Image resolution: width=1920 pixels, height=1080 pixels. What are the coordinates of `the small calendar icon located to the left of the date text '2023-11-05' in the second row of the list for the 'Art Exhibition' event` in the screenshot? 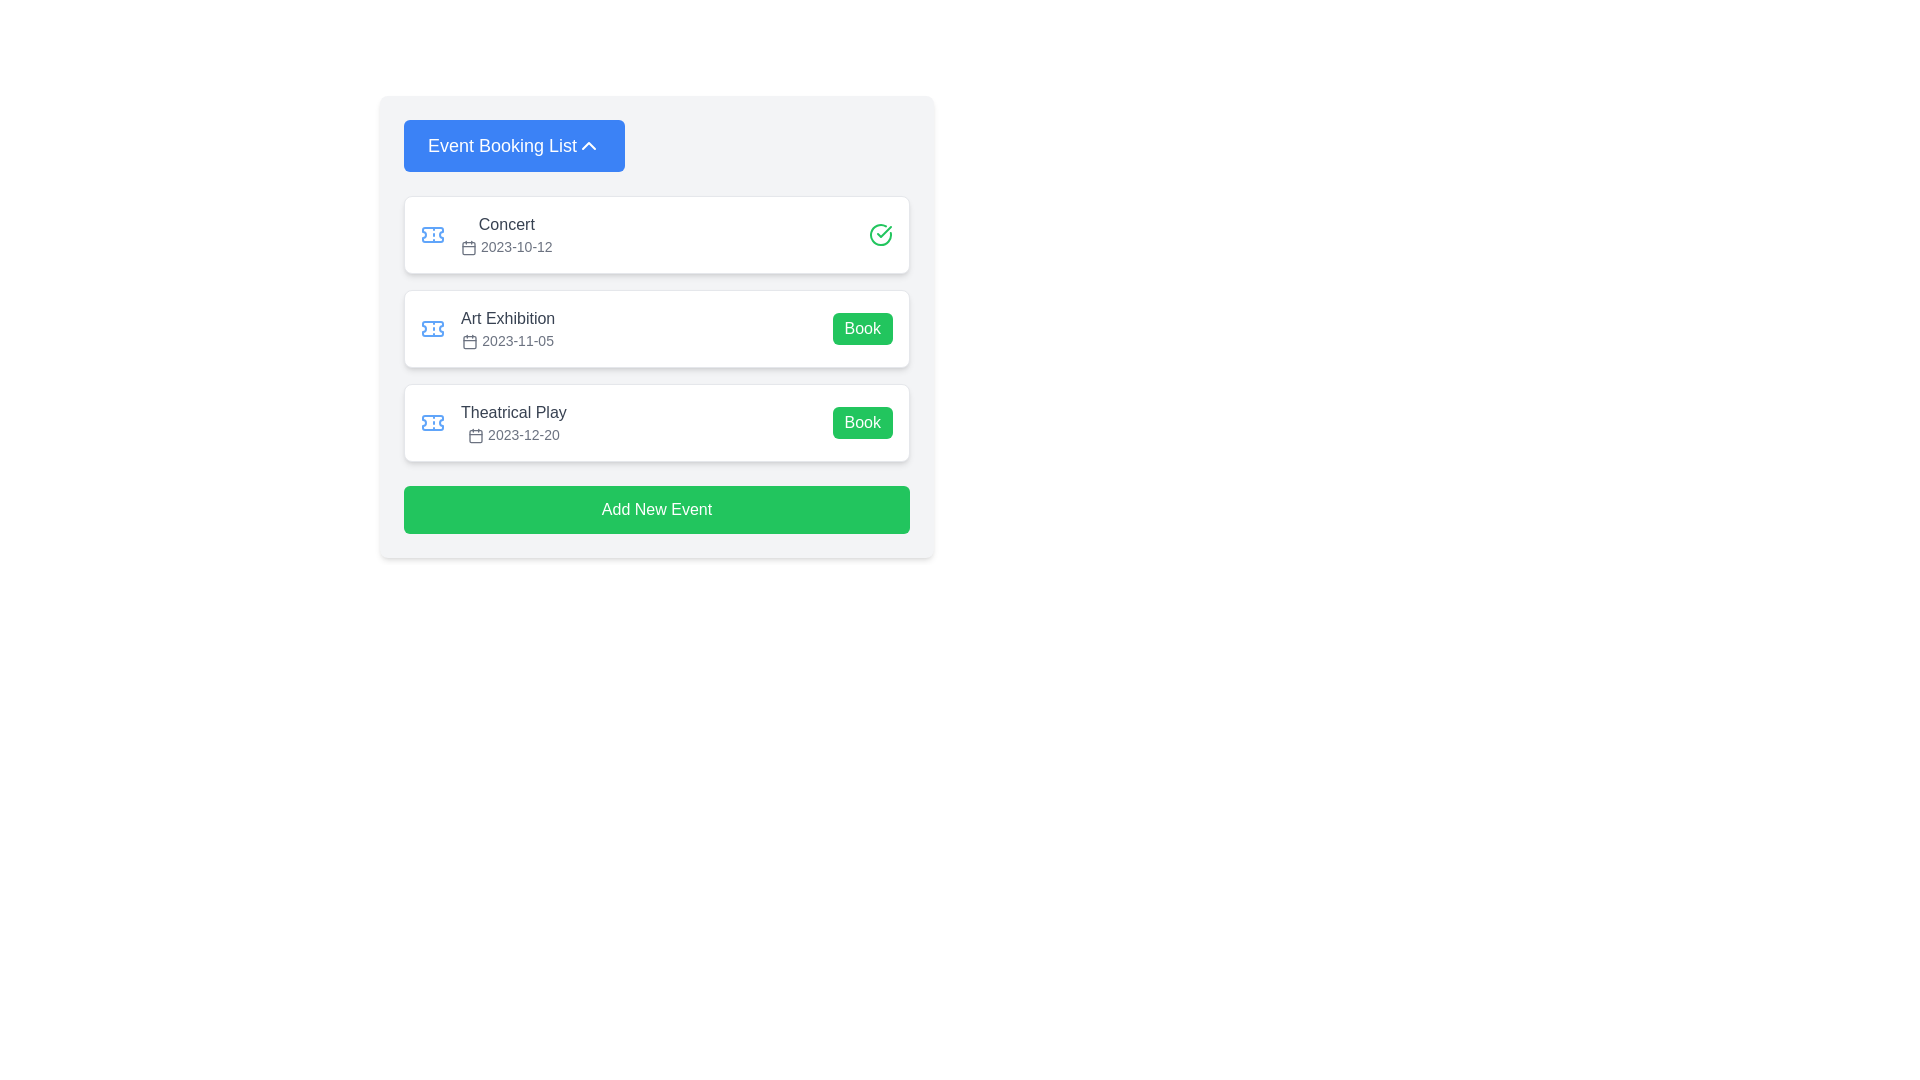 It's located at (469, 341).